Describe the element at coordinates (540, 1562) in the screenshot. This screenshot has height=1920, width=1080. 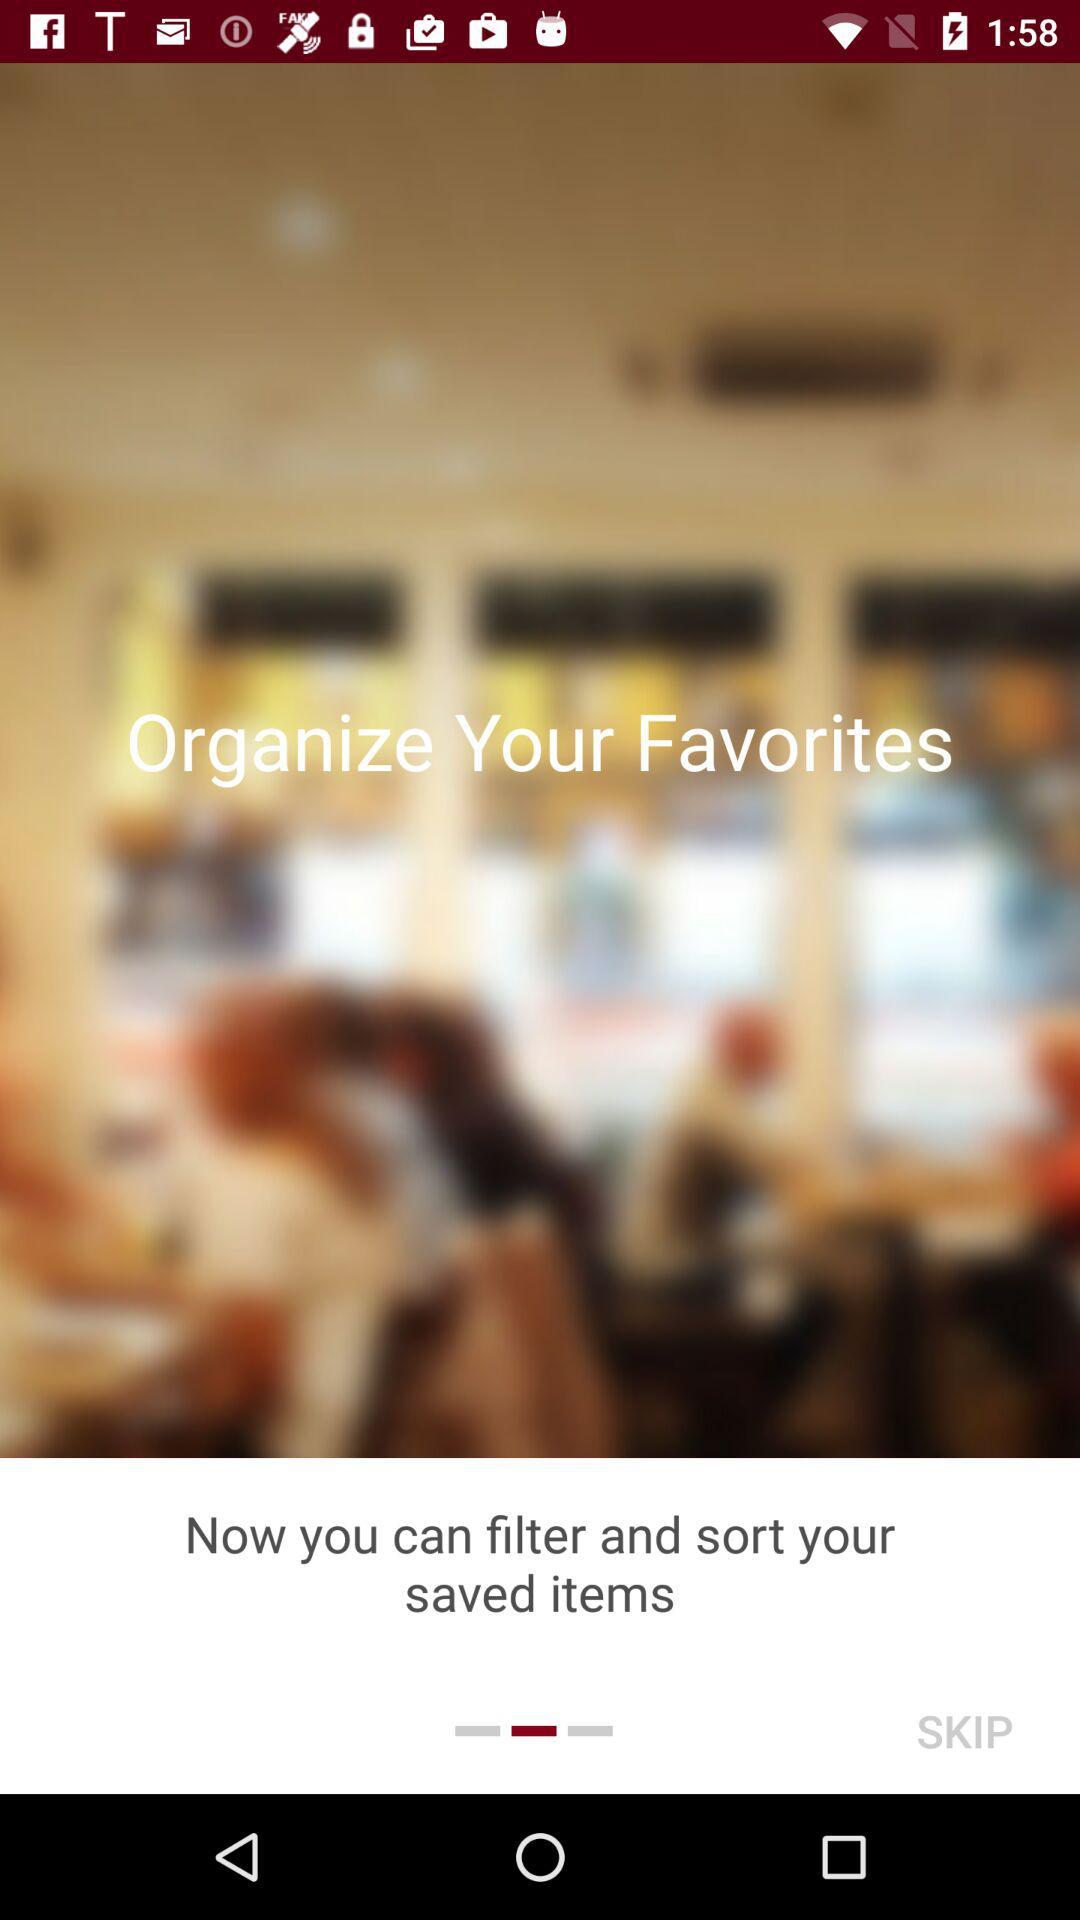
I see `the now you can icon` at that location.